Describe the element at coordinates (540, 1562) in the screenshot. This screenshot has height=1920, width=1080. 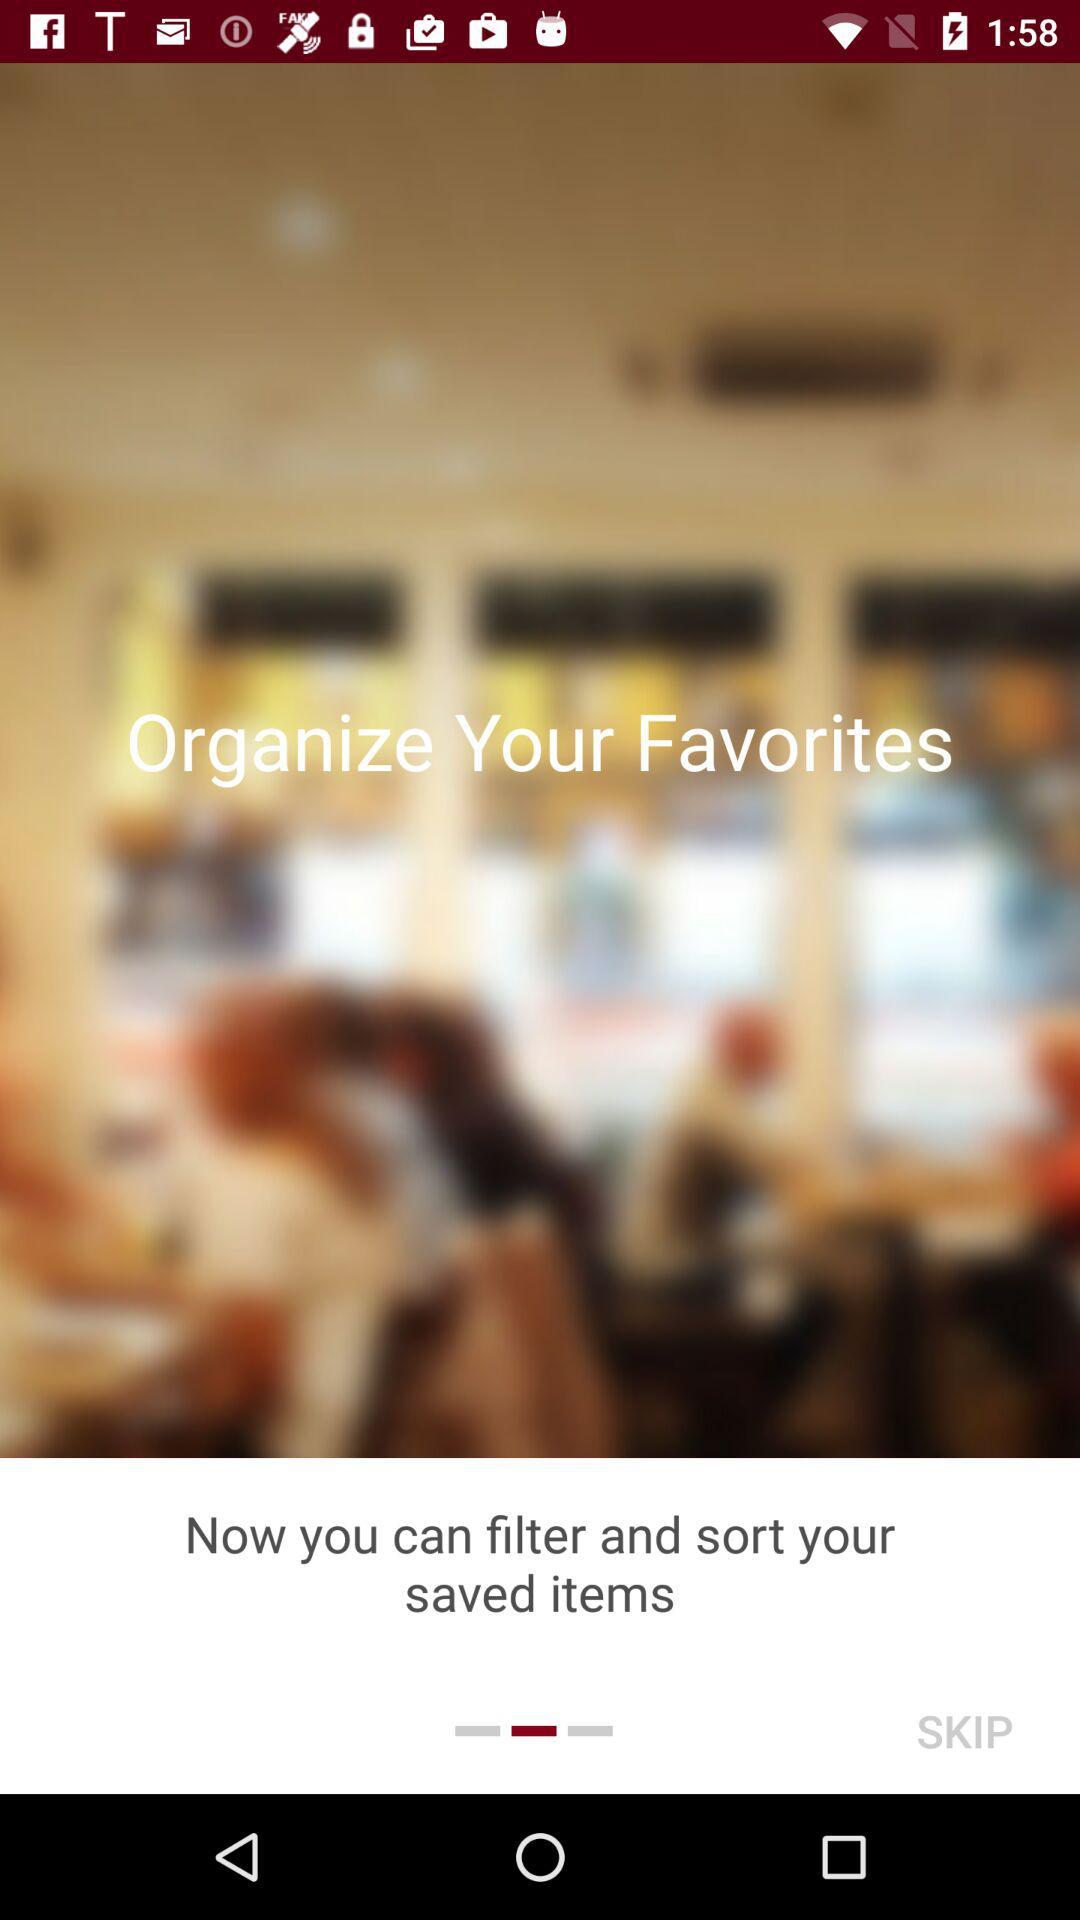
I see `the now you can icon` at that location.